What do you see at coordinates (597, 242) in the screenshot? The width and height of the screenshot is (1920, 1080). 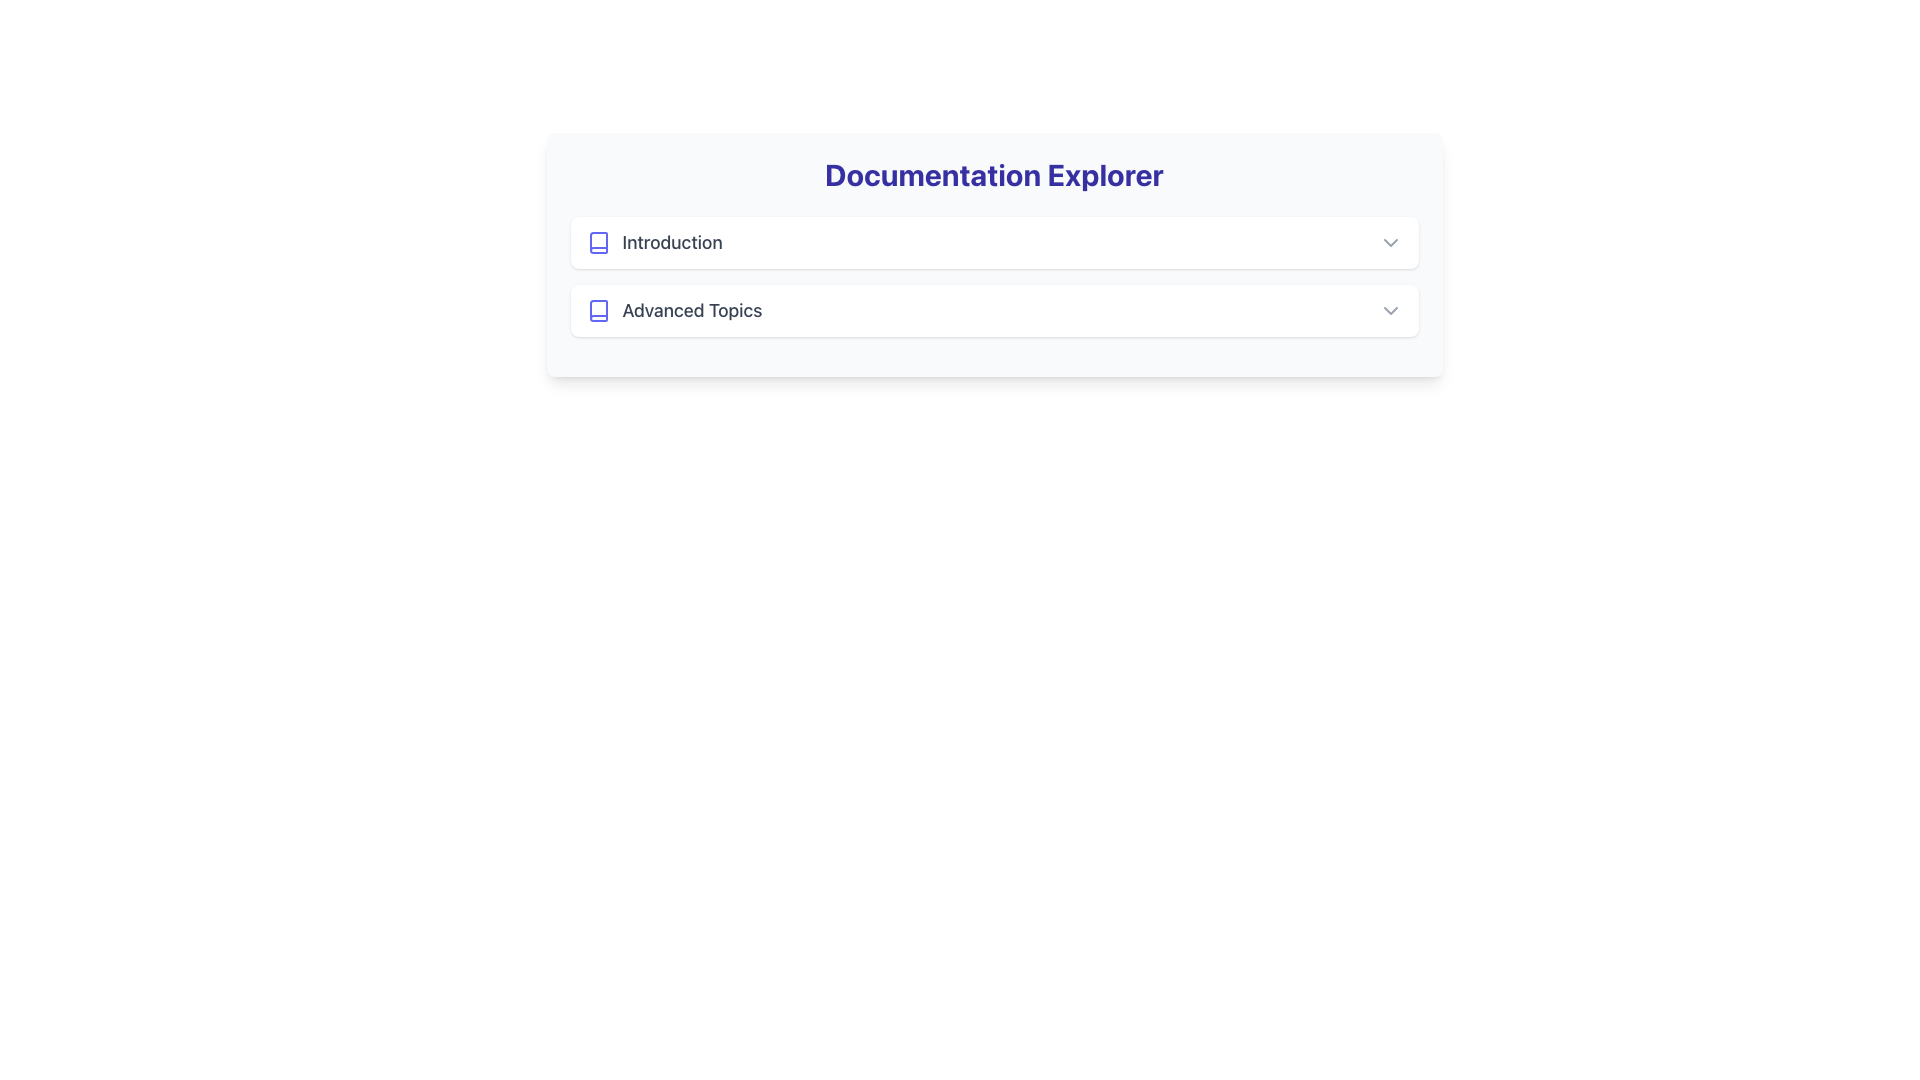 I see `the blue book icon in the Documentation Explorer section, located in the Introduction list item` at bounding box center [597, 242].